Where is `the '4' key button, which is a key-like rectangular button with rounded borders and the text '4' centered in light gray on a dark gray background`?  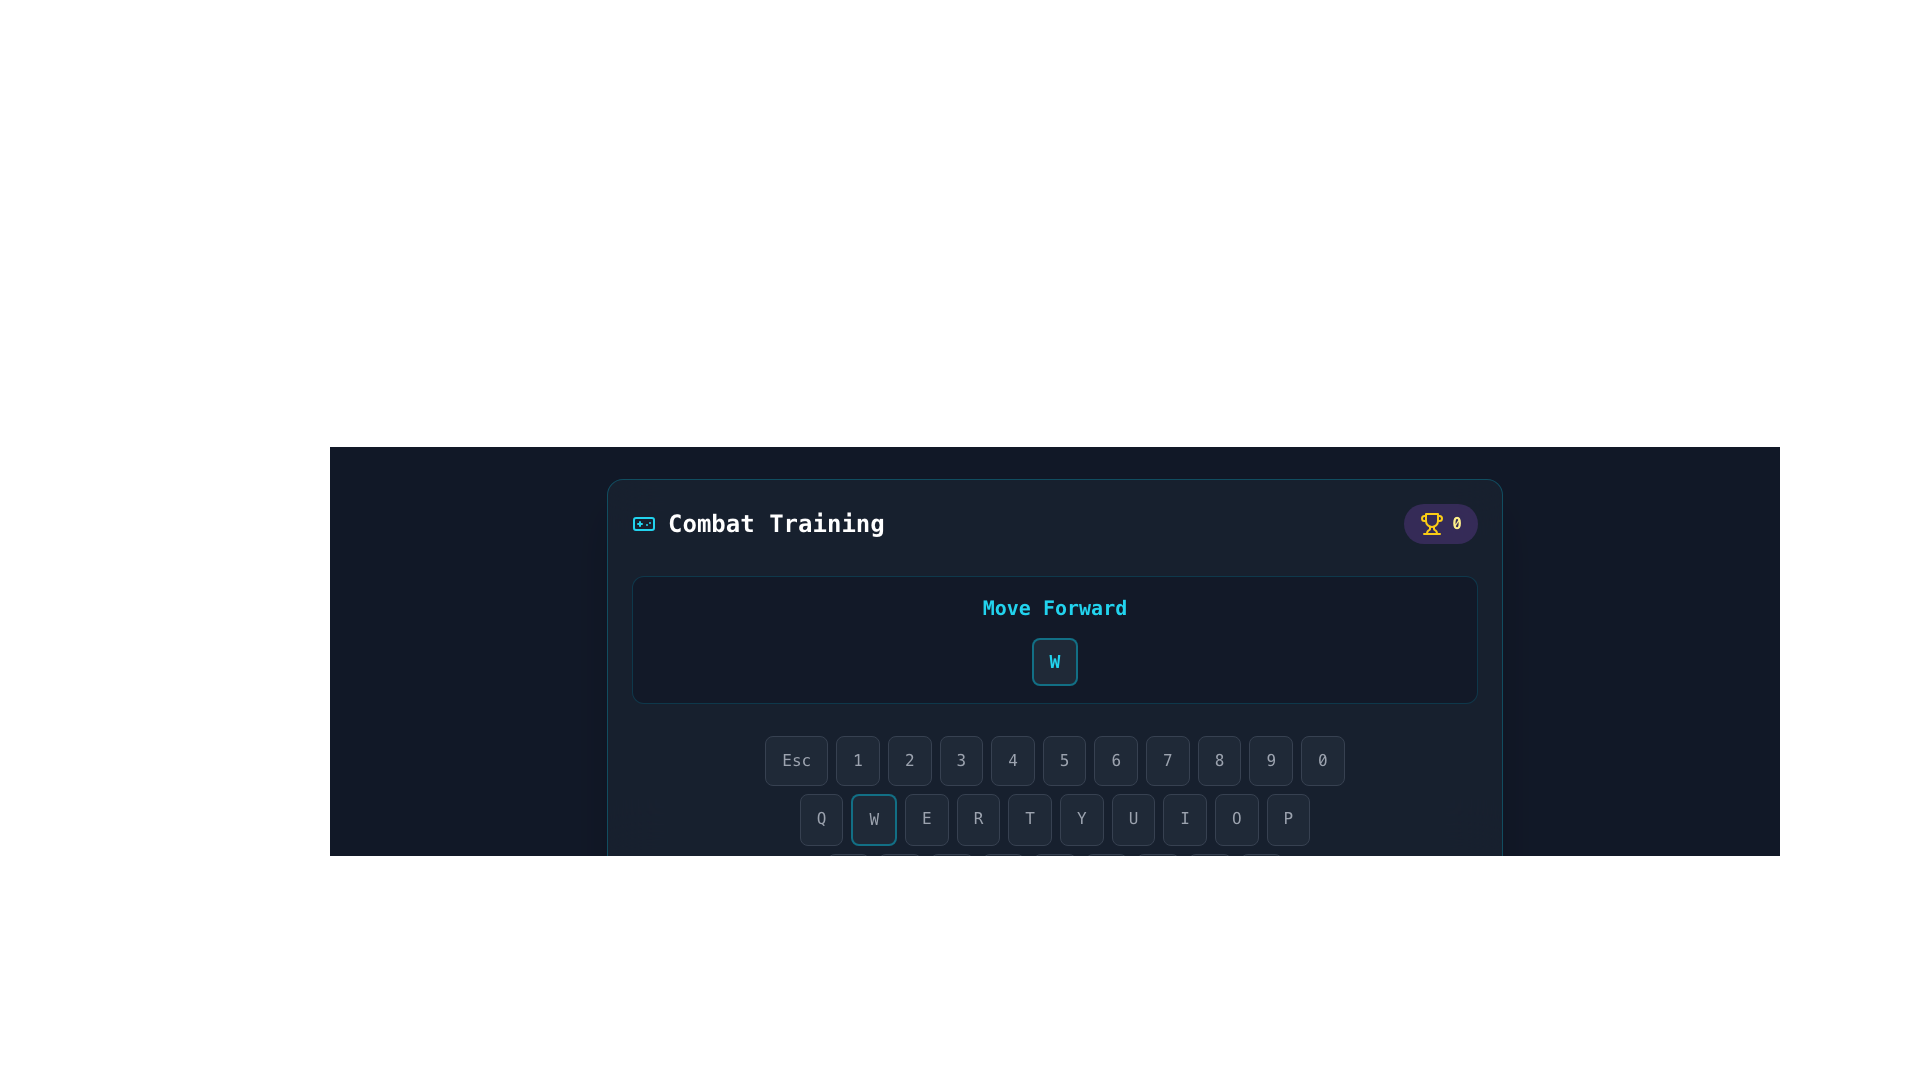 the '4' key button, which is a key-like rectangular button with rounded borders and the text '4' centered in light gray on a dark gray background is located at coordinates (1012, 760).